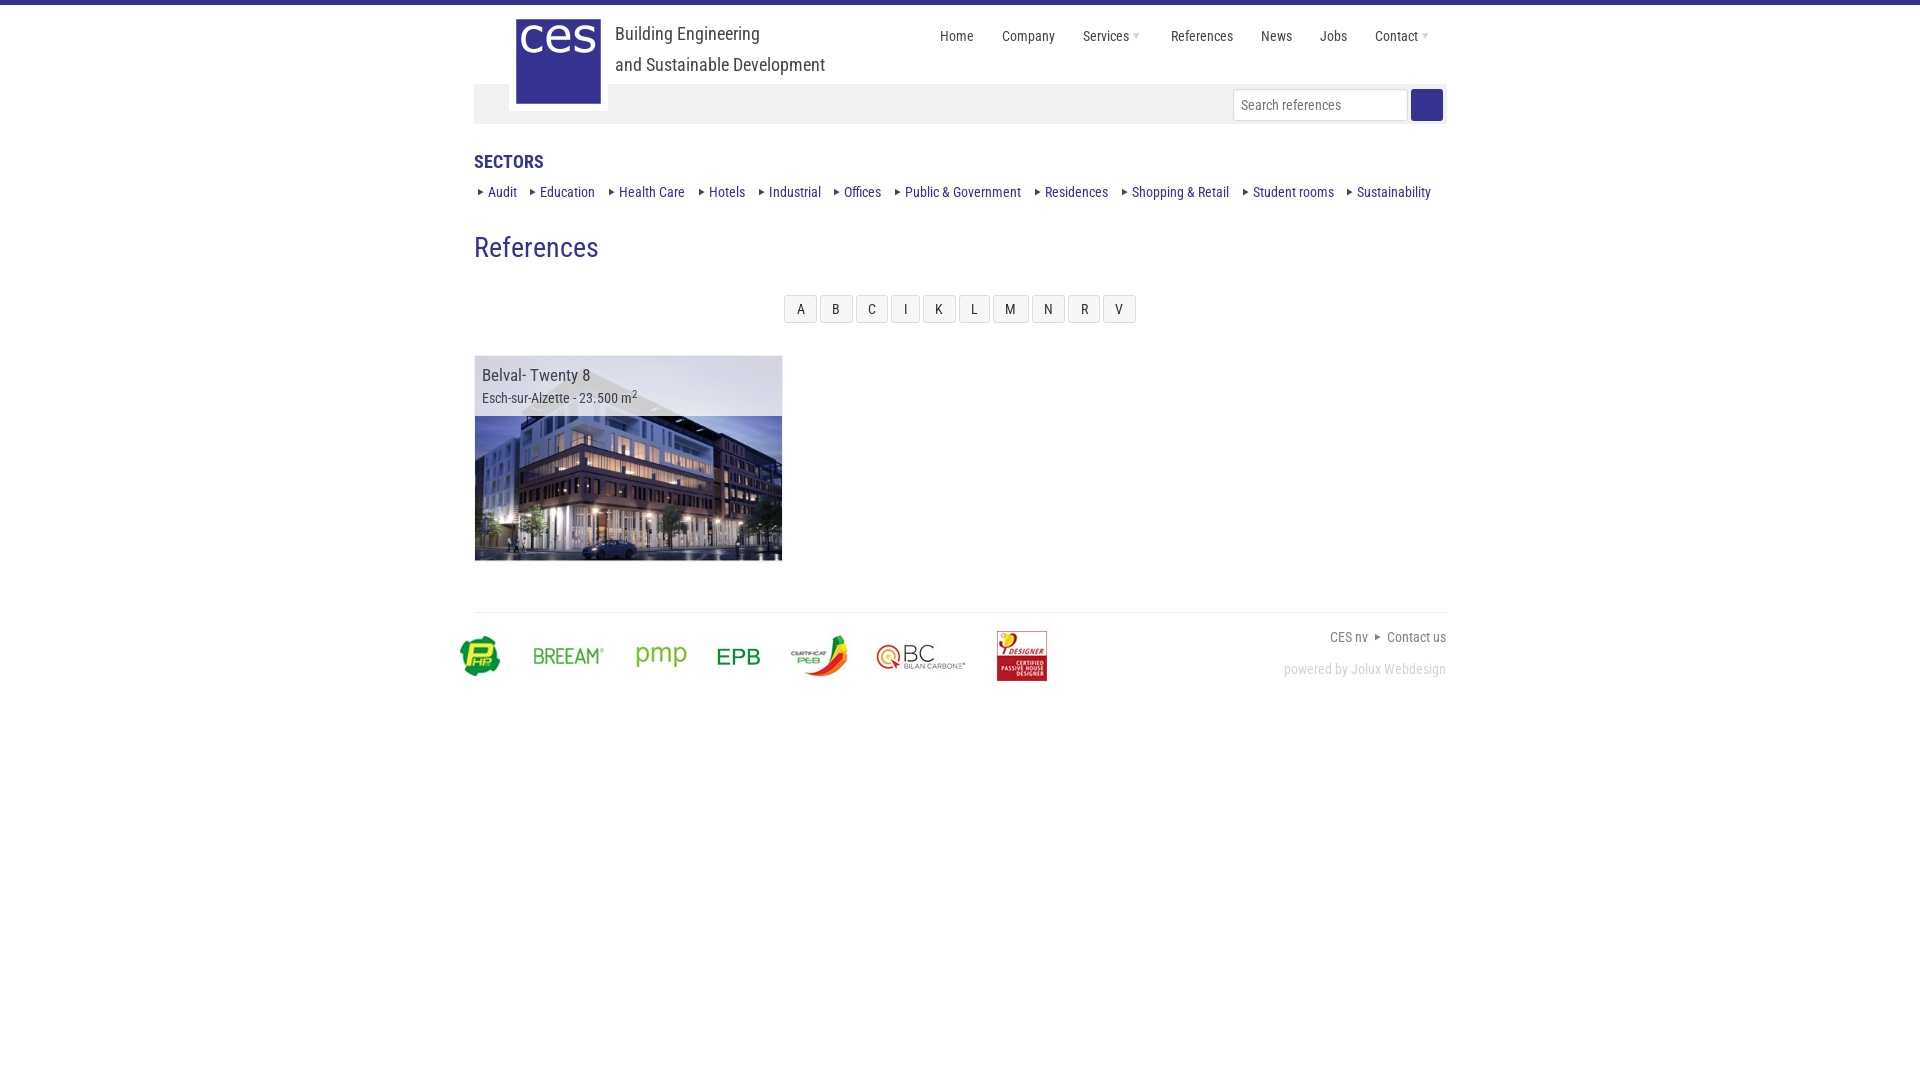  Describe the element at coordinates (1112, 36) in the screenshot. I see `'Services'` at that location.